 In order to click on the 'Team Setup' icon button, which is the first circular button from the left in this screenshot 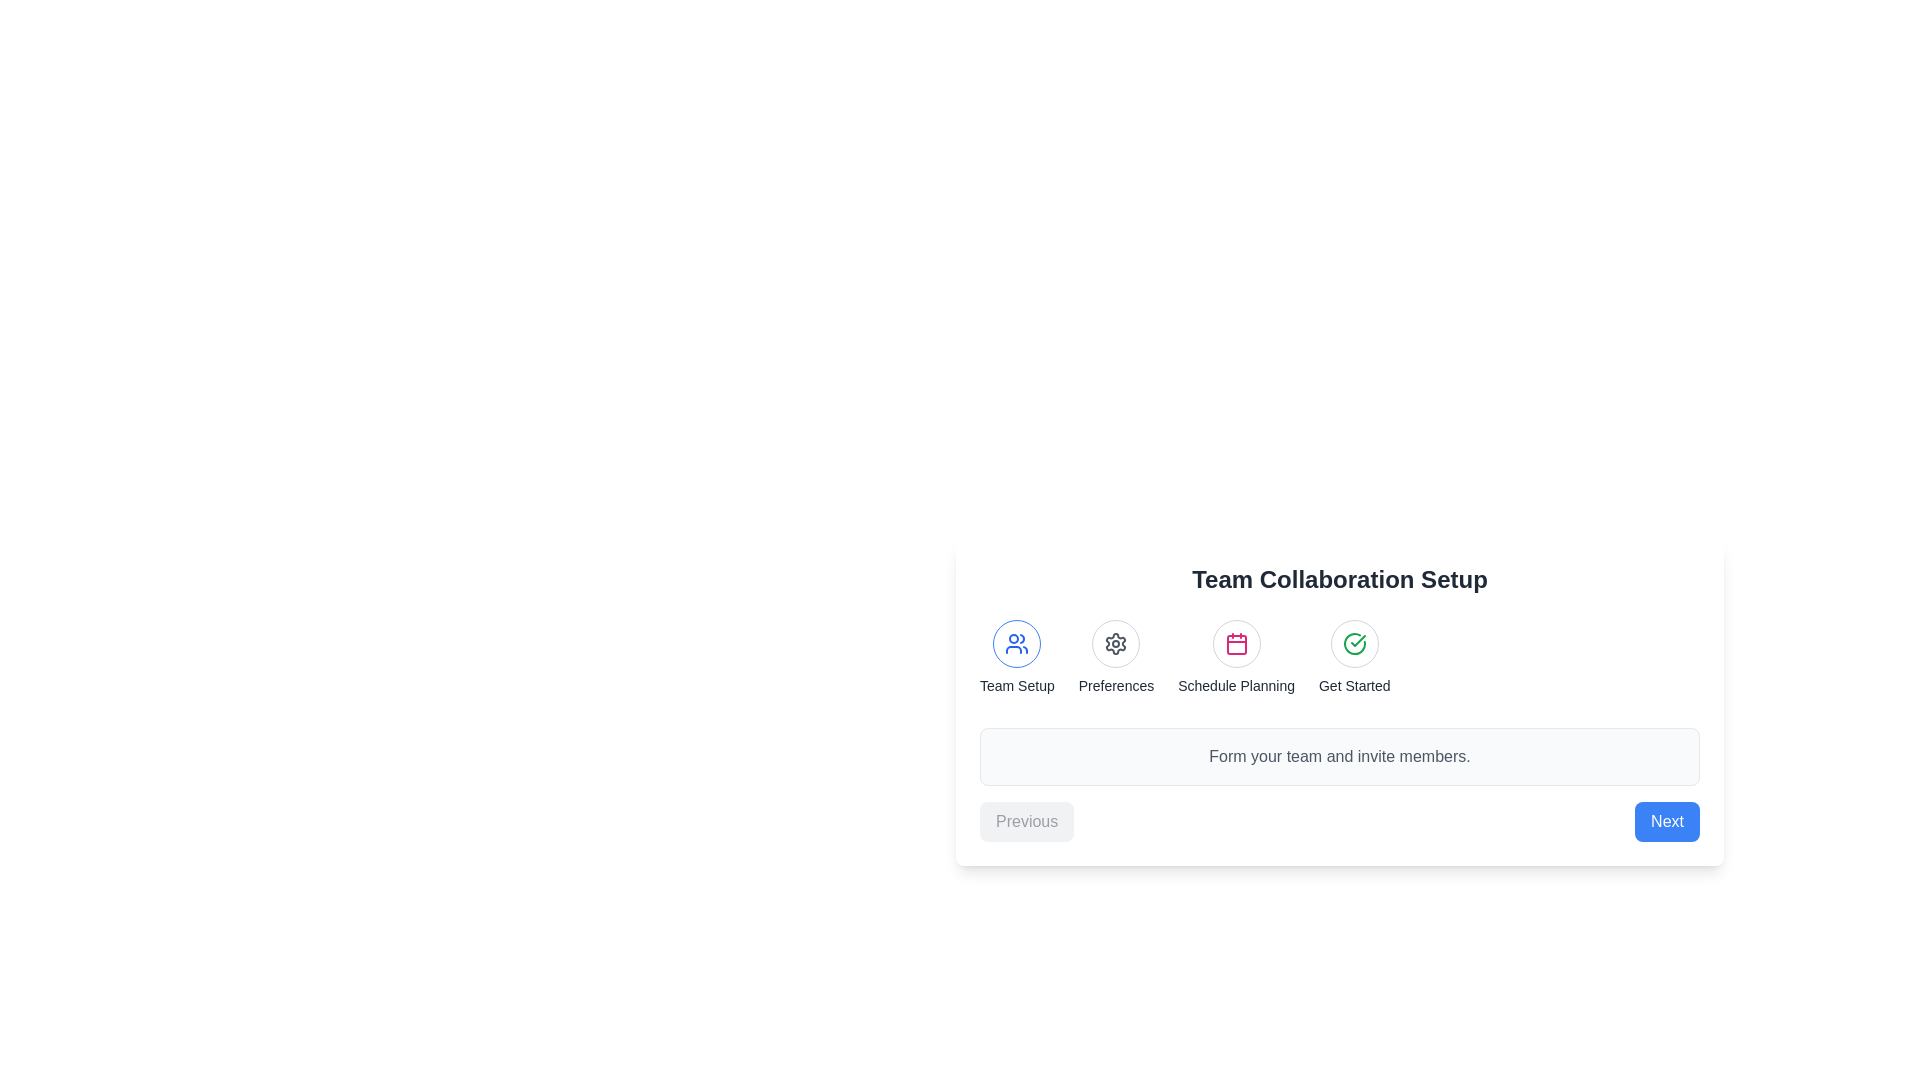, I will do `click(1017, 644)`.